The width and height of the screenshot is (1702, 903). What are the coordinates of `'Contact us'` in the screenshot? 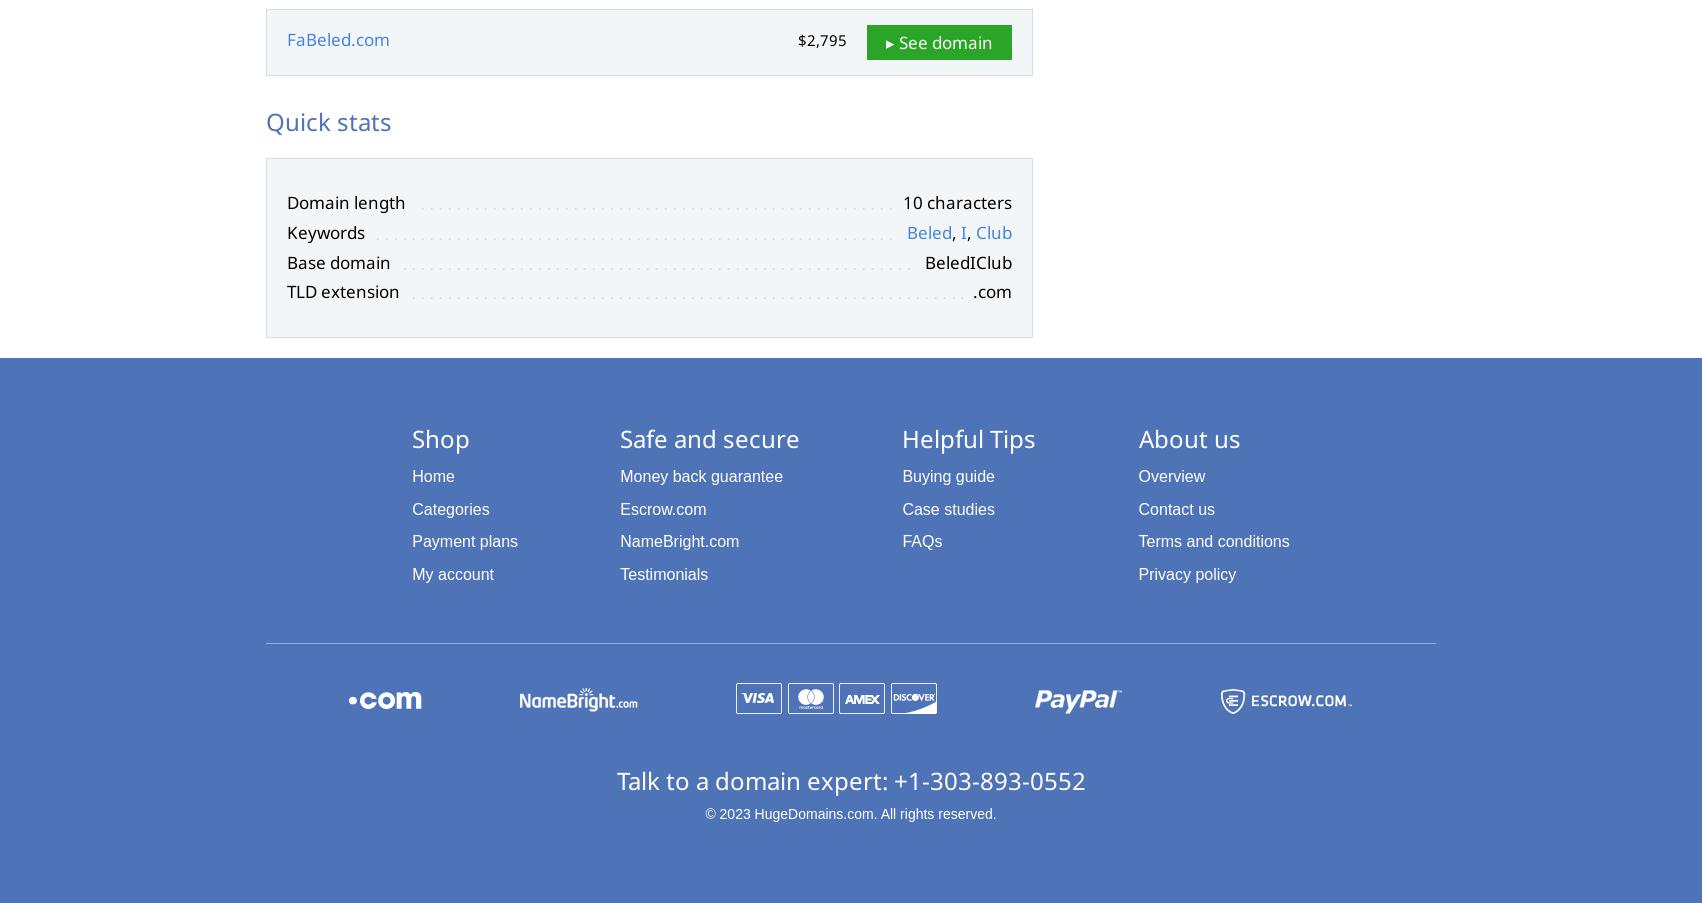 It's located at (1176, 508).